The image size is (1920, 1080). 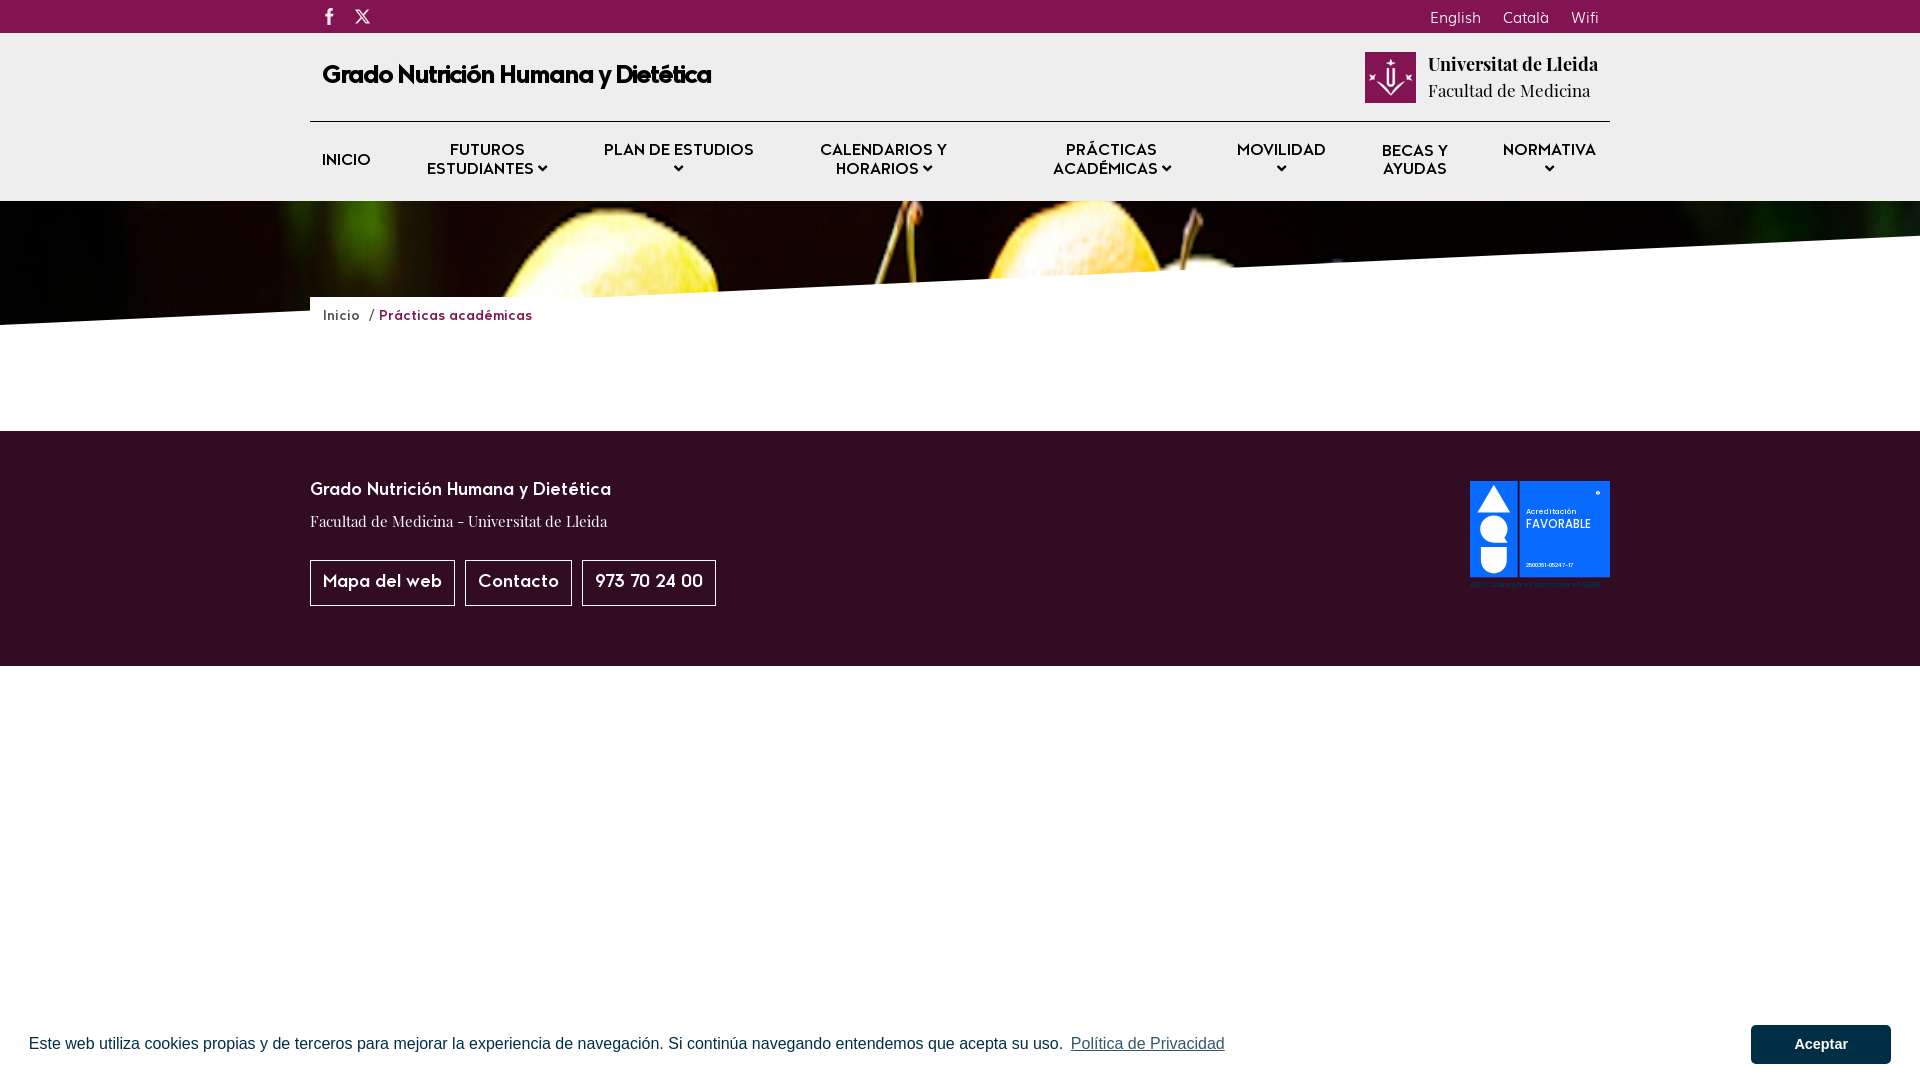 I want to click on 'Contacto', so click(x=518, y=582).